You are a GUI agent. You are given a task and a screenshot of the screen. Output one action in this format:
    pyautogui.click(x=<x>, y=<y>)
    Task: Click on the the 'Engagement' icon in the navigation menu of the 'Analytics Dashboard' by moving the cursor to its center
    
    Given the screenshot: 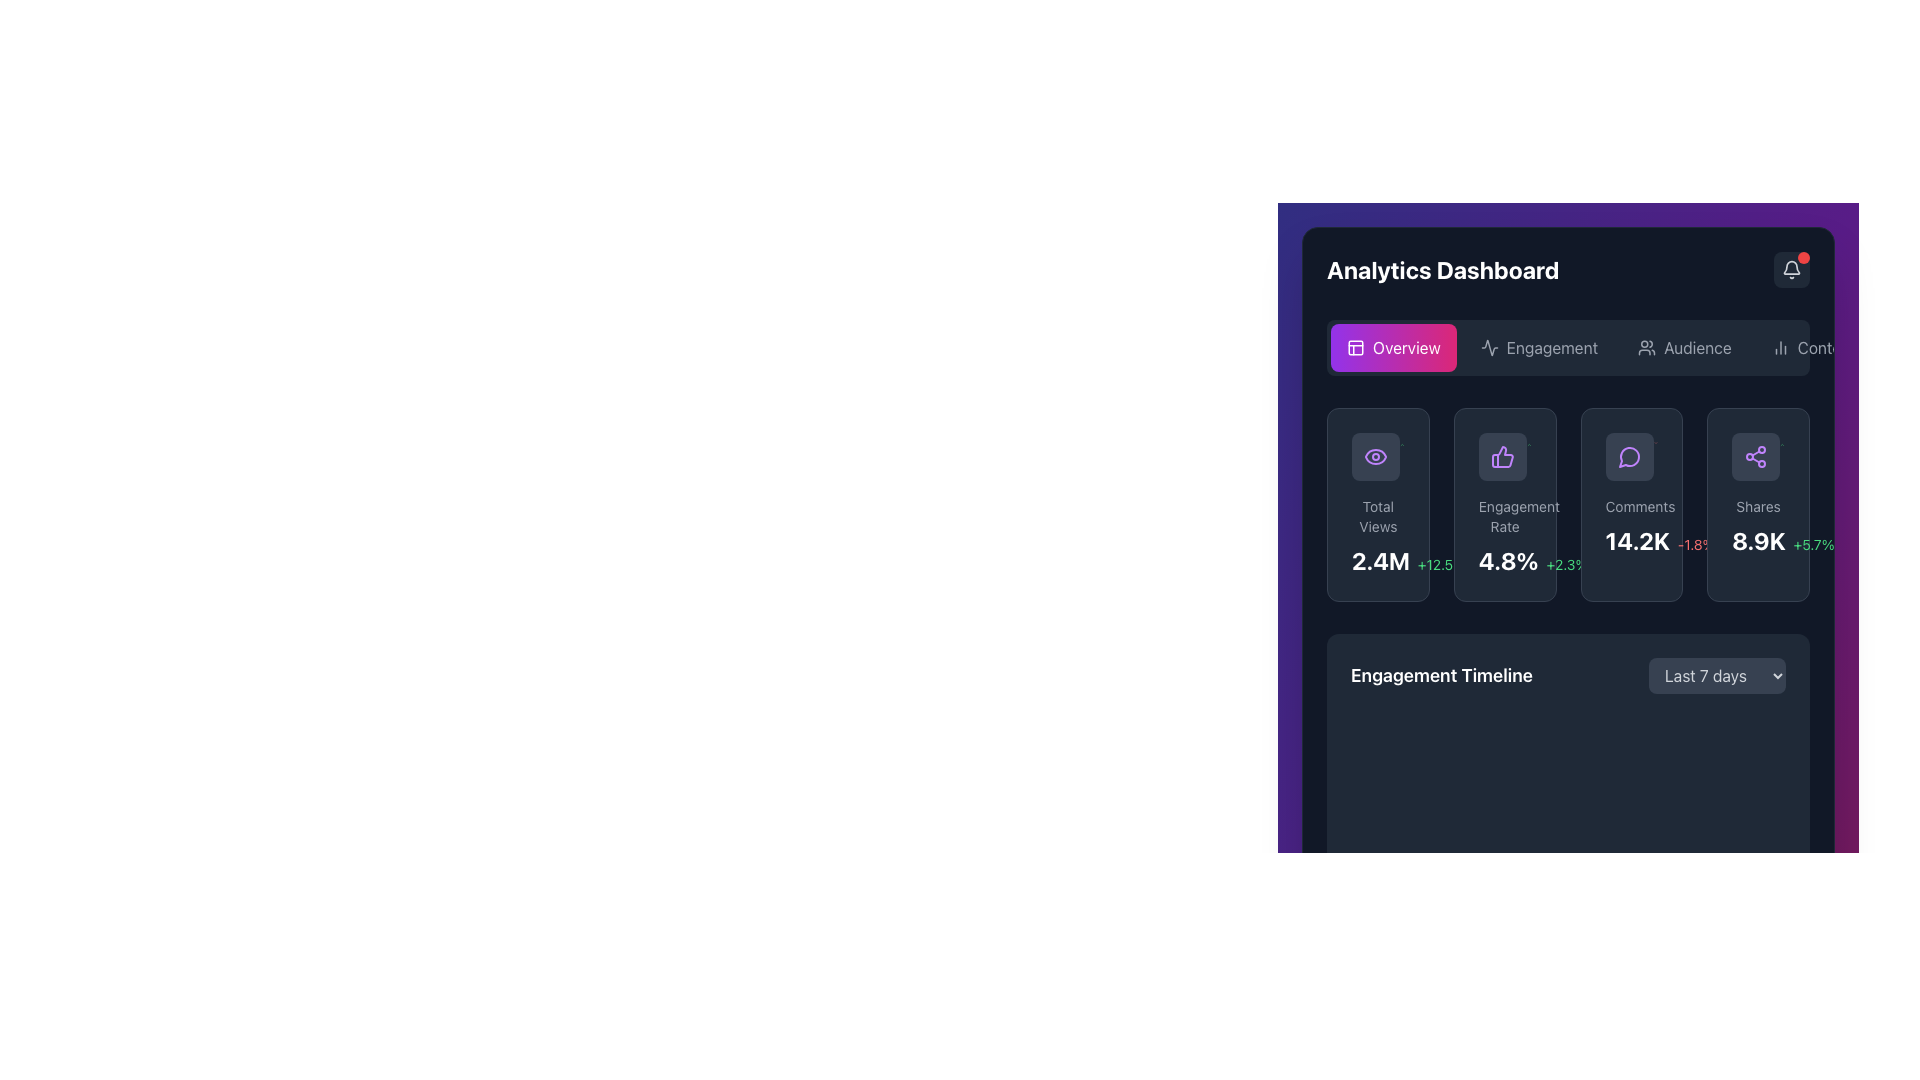 What is the action you would take?
    pyautogui.click(x=1489, y=346)
    